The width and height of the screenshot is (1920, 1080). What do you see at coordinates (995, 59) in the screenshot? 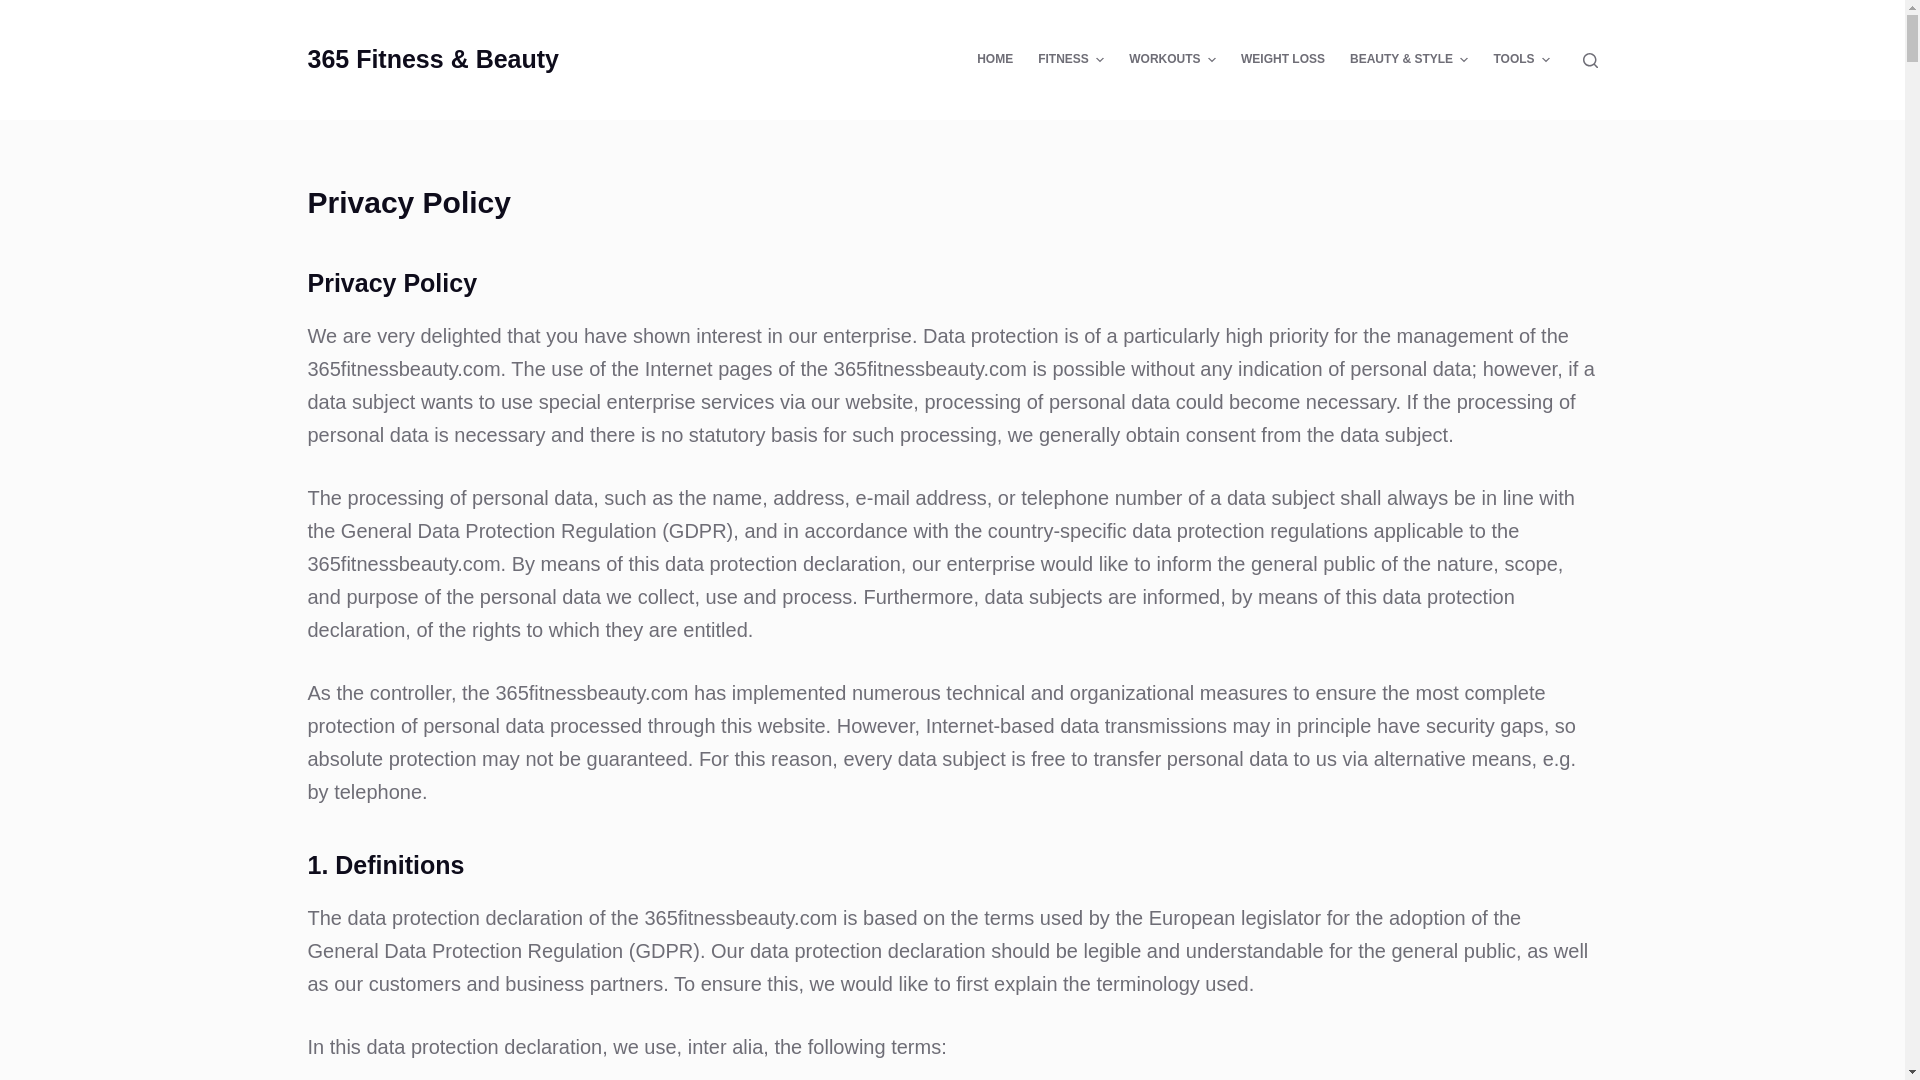
I see `'HOME'` at bounding box center [995, 59].